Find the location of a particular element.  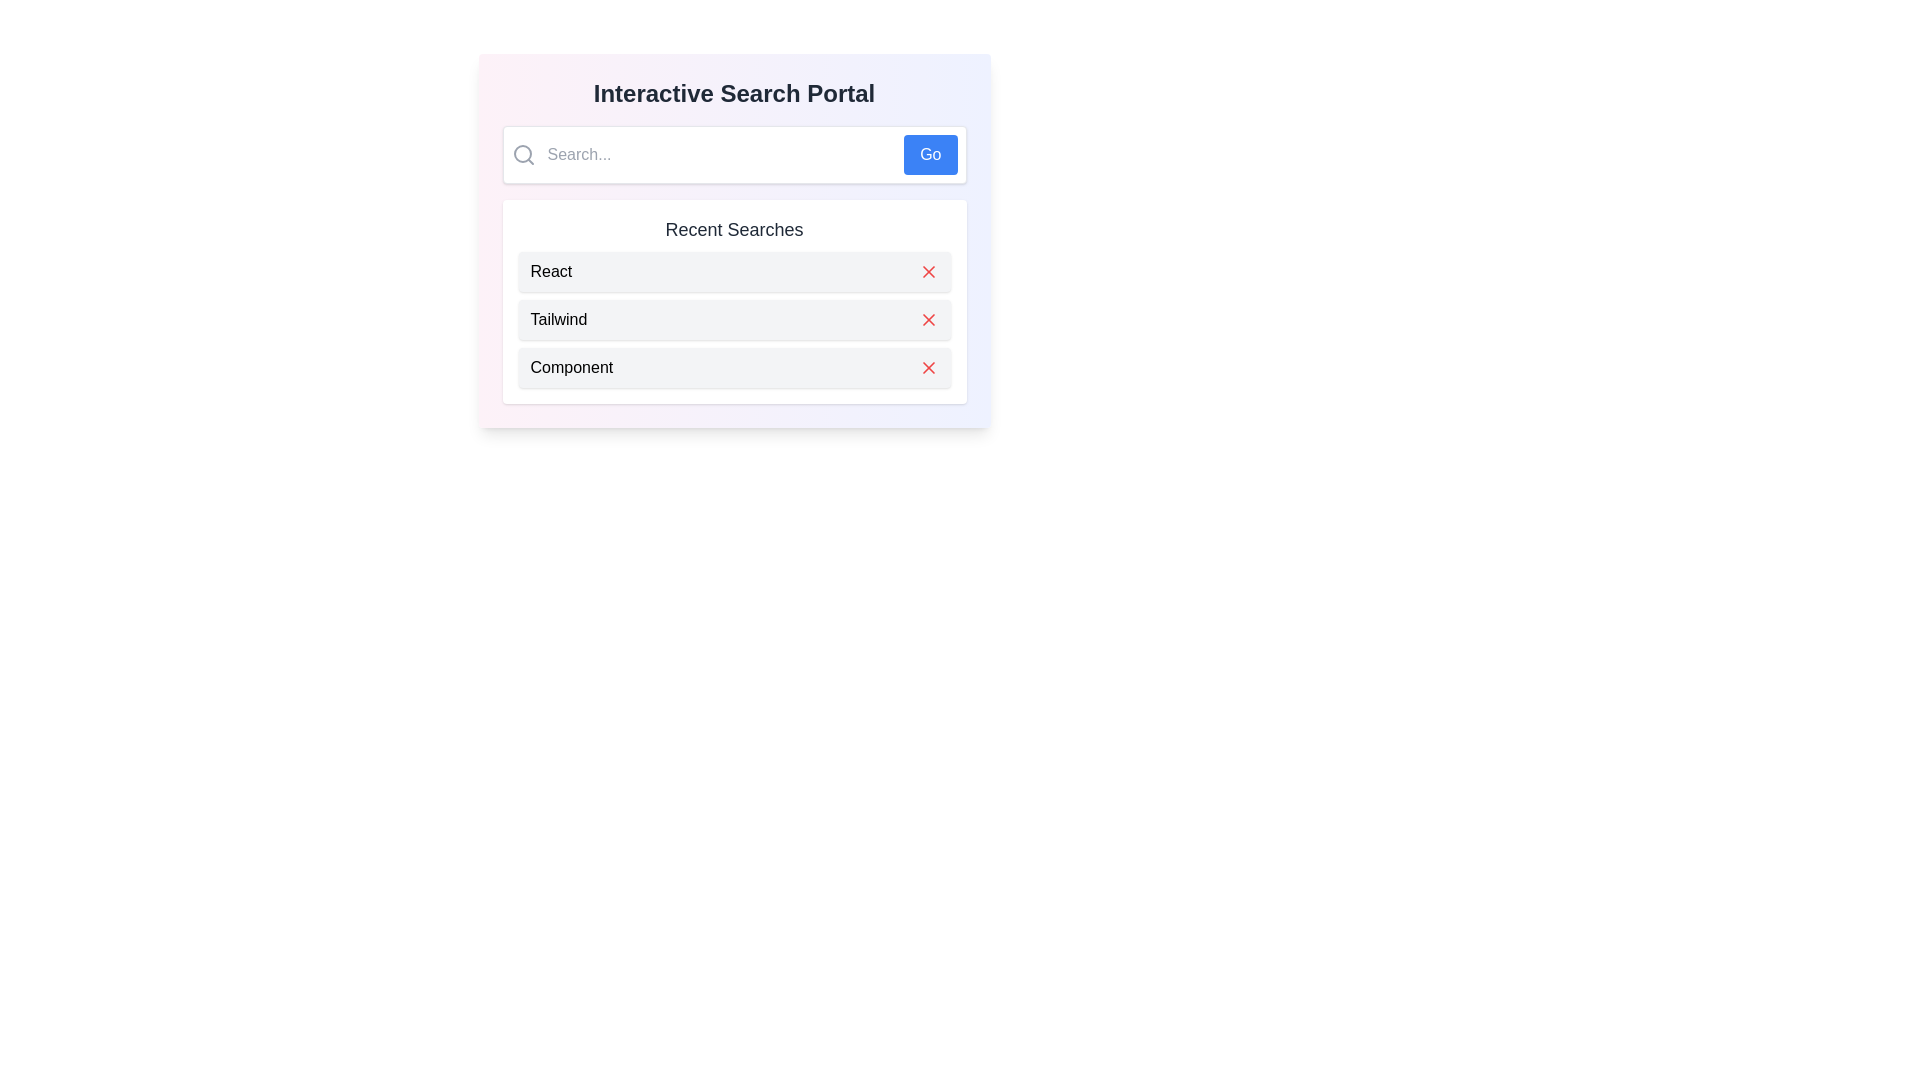

the second row of the 'Recent Searches' section is located at coordinates (558, 319).